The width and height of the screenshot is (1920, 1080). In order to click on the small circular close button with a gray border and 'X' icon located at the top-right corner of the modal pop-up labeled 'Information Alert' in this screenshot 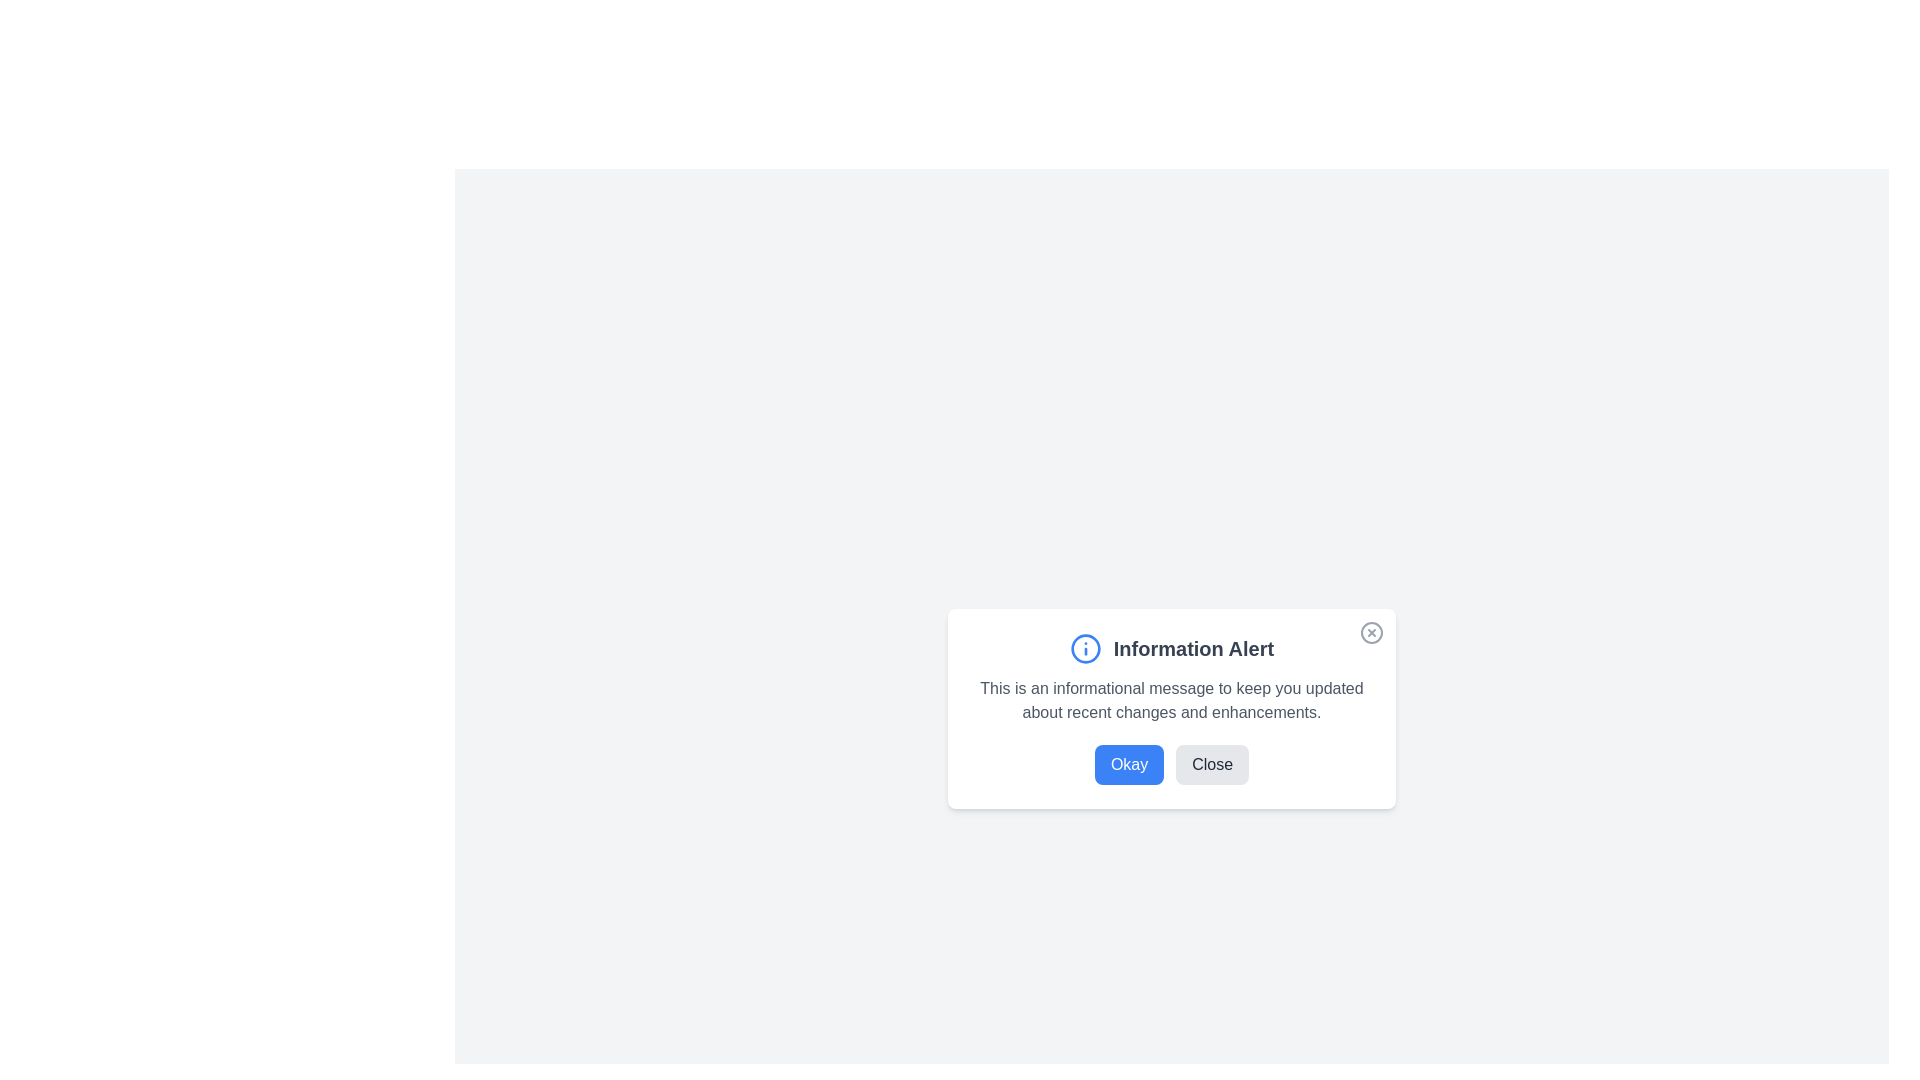, I will do `click(1371, 636)`.